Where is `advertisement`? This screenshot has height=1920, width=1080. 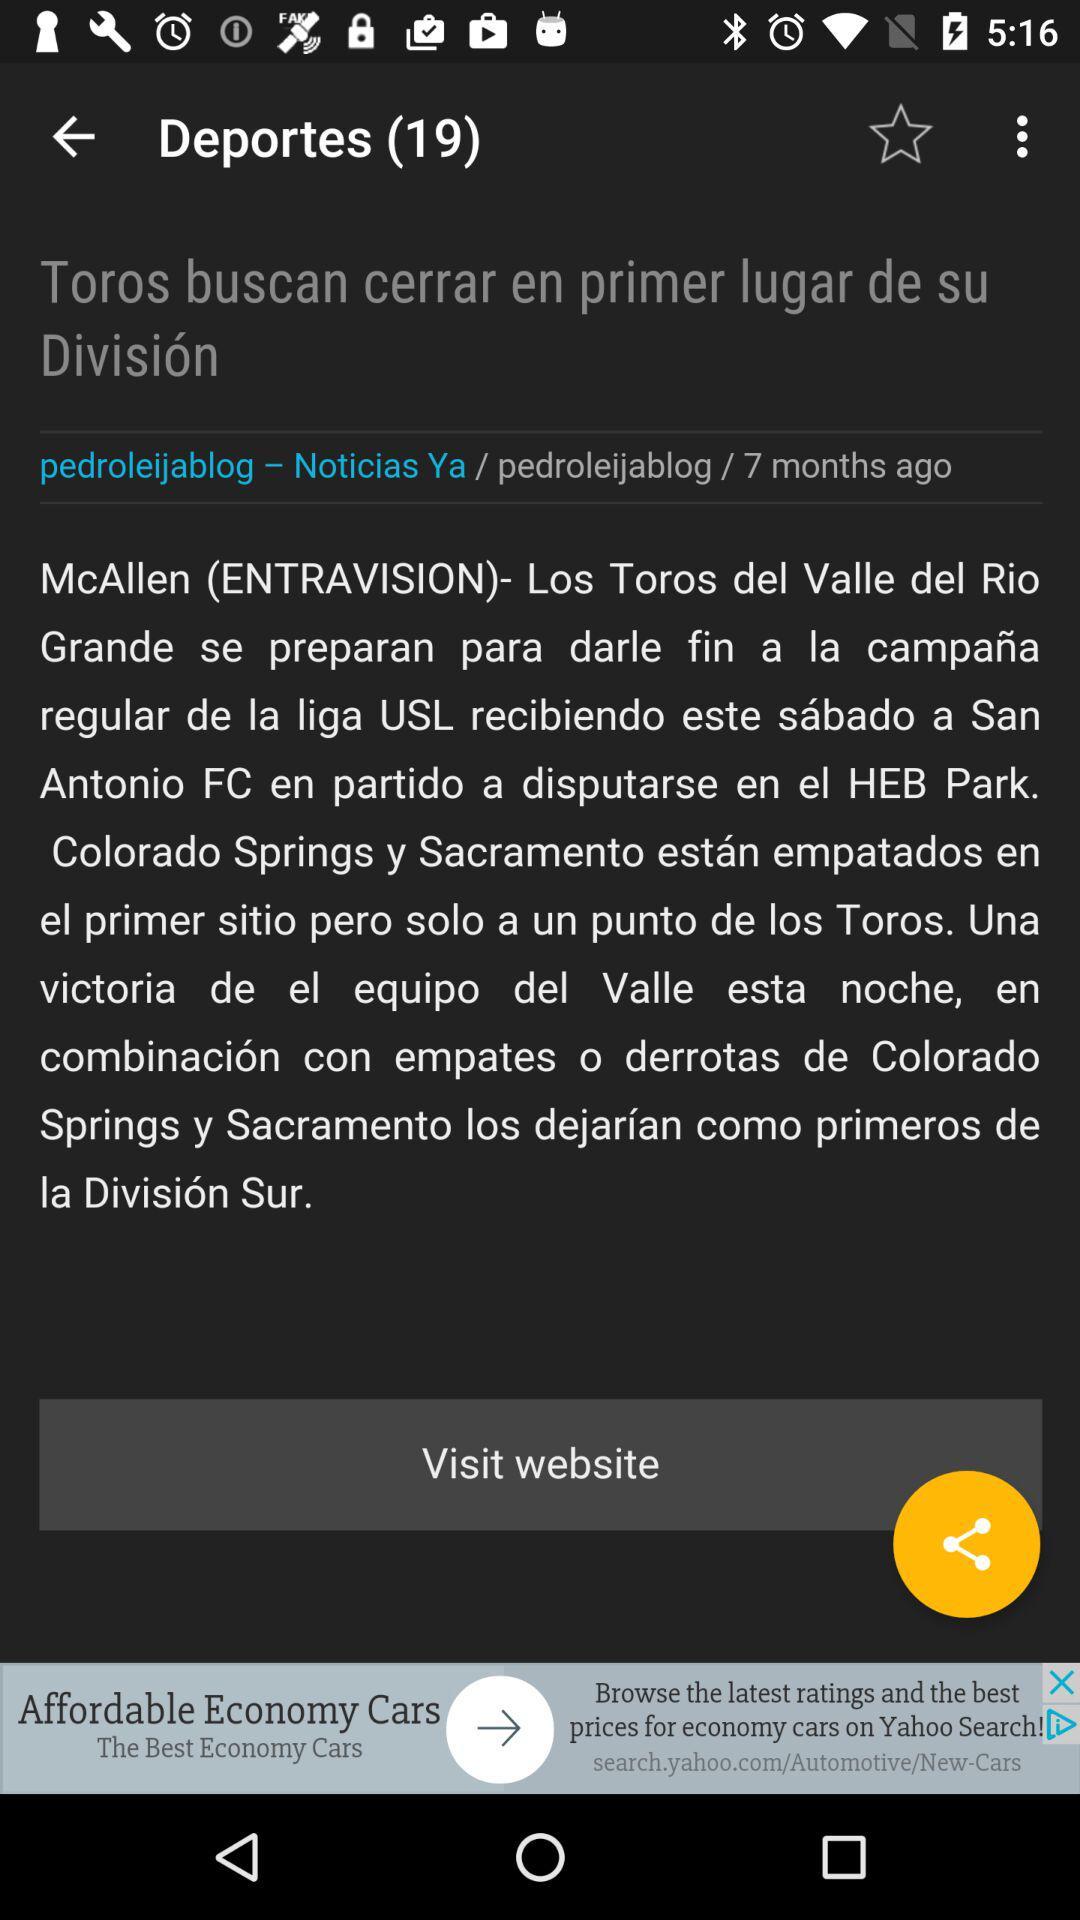 advertisement is located at coordinates (540, 1727).